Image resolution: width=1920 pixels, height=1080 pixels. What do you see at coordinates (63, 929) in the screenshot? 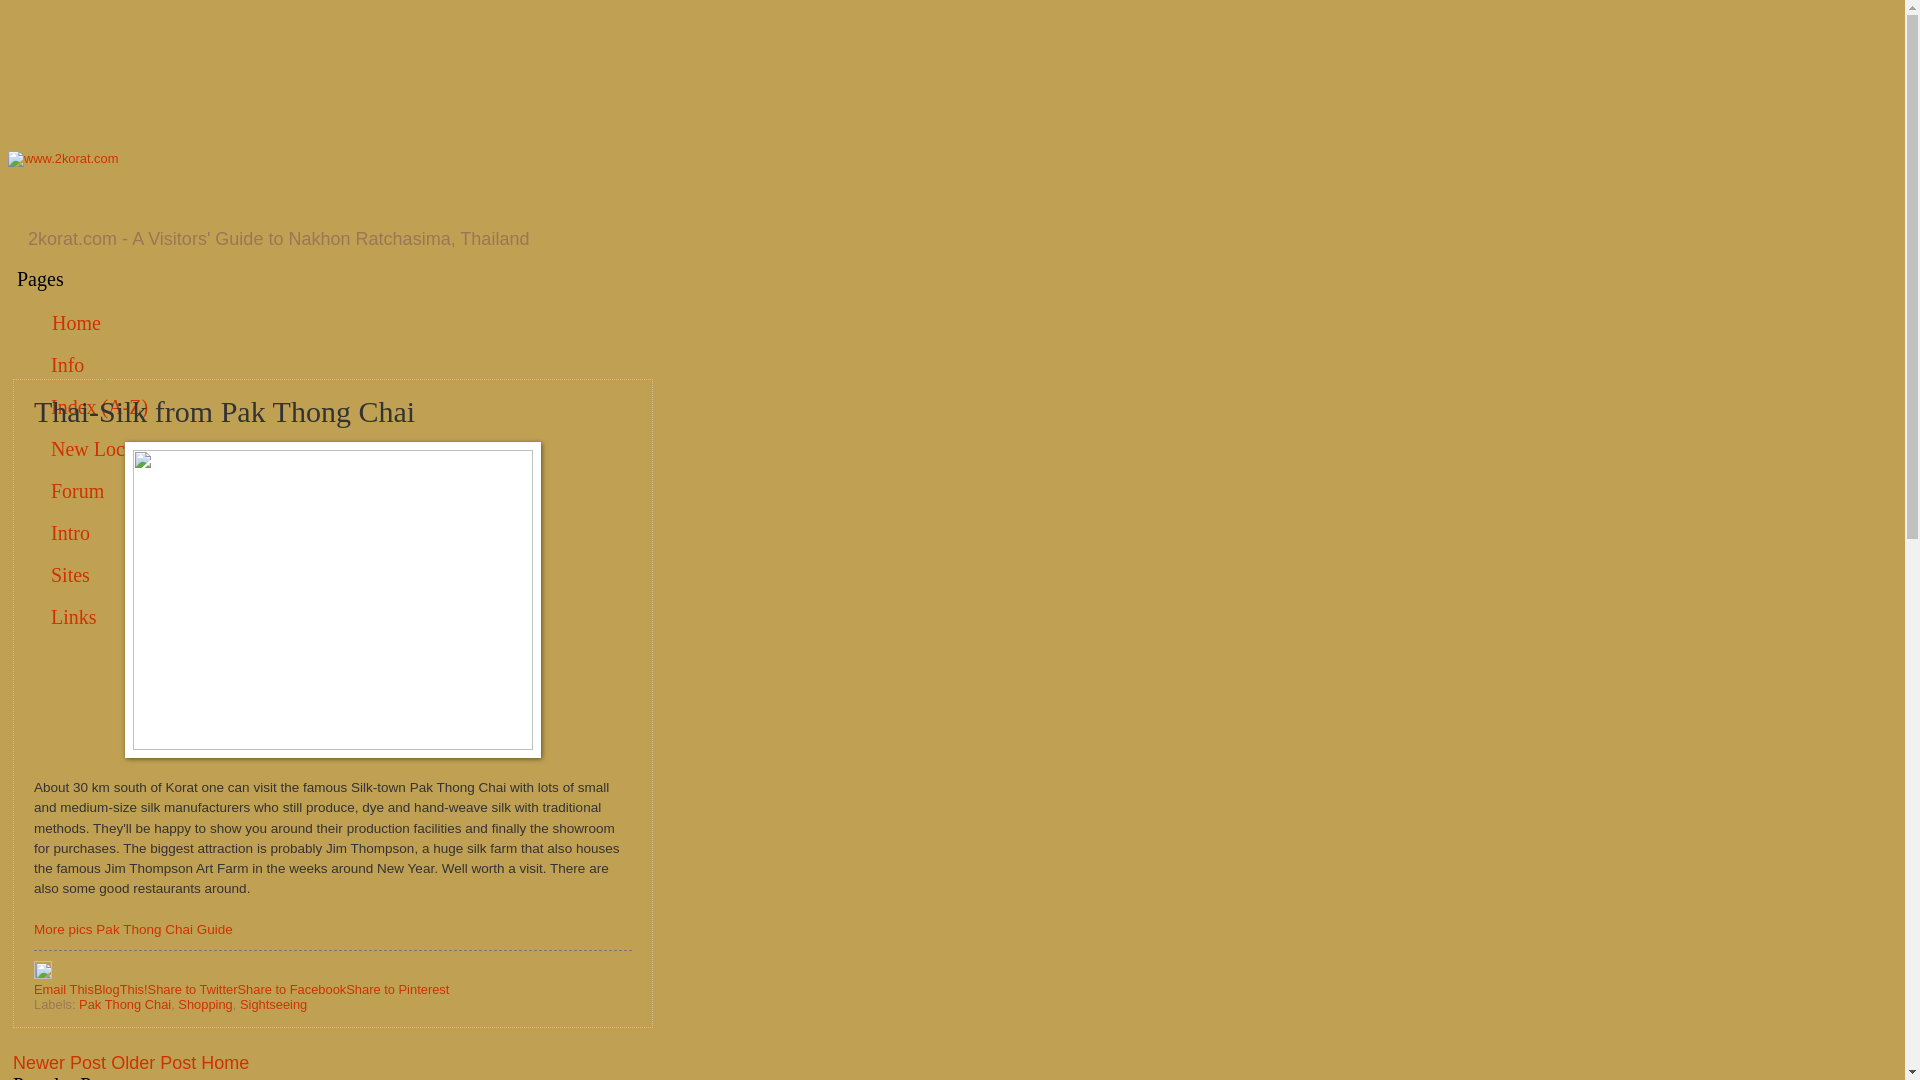
I see `'More pics'` at bounding box center [63, 929].